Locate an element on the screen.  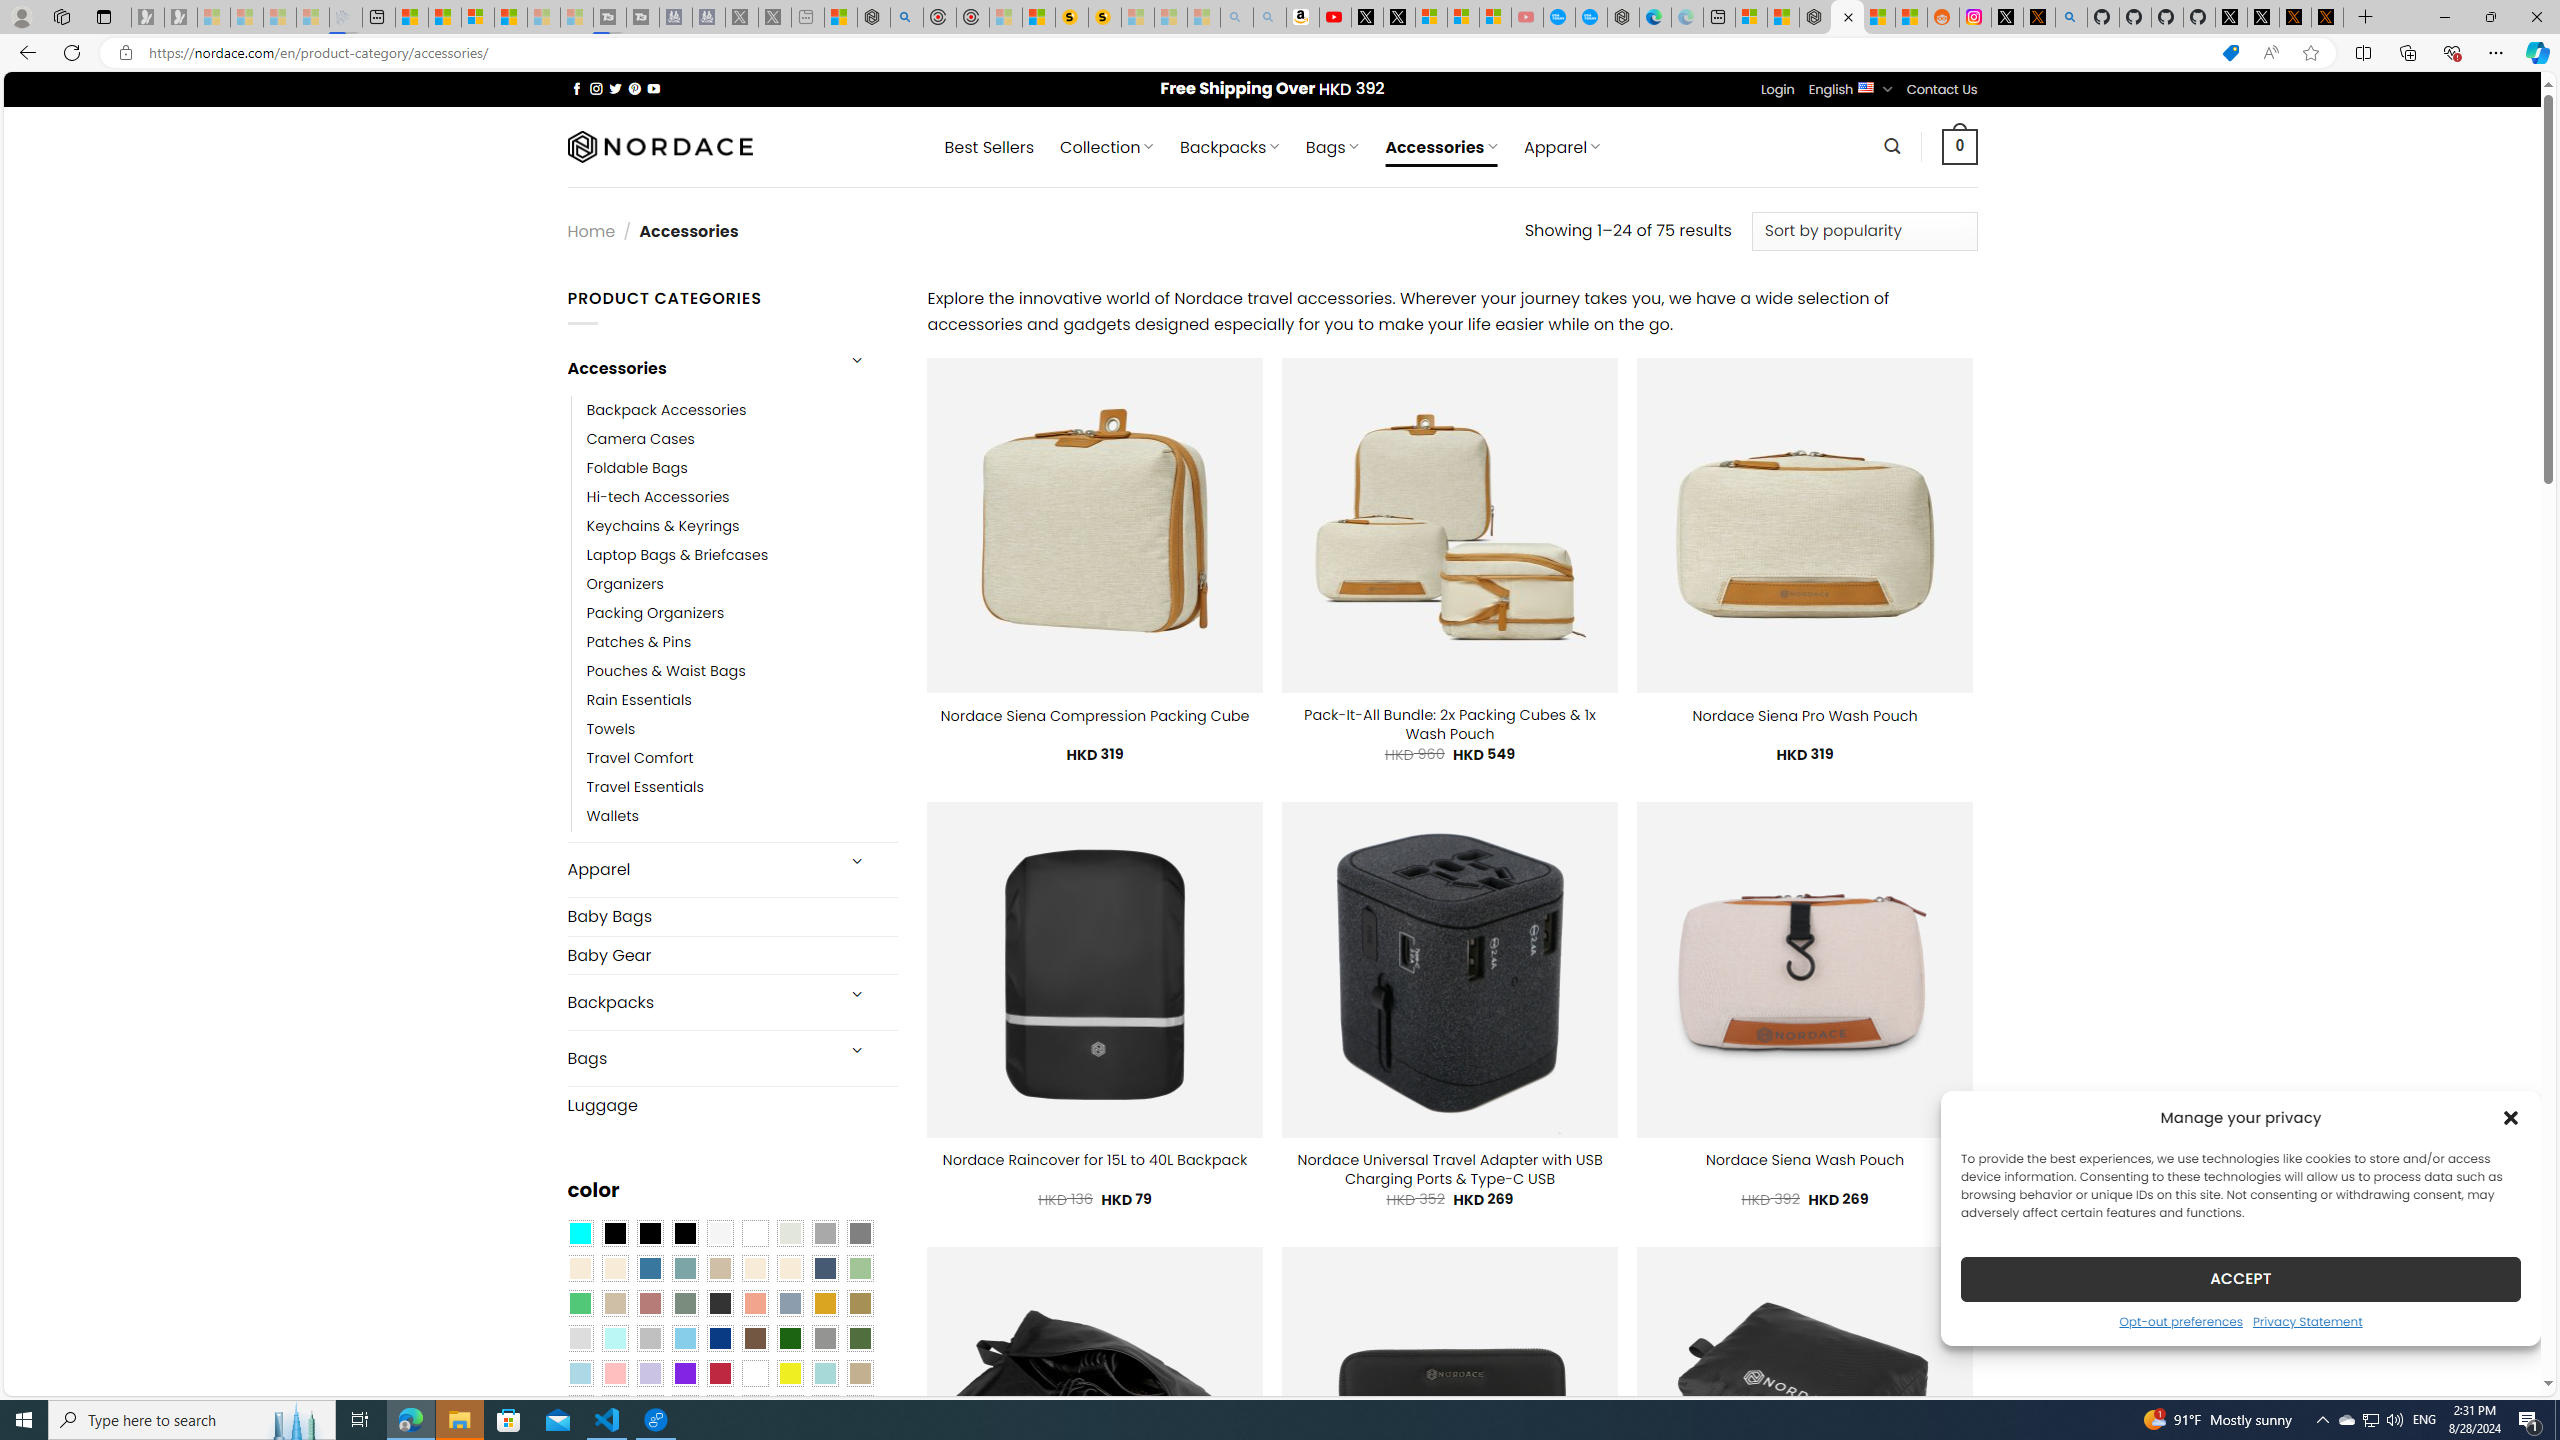
'Rain Essentials' is located at coordinates (741, 700).